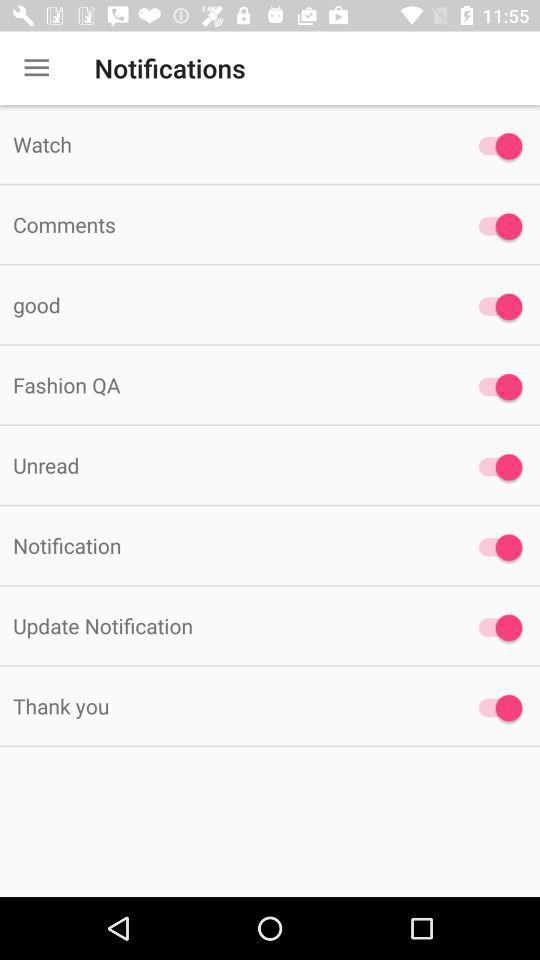  I want to click on notification option, so click(494, 306).